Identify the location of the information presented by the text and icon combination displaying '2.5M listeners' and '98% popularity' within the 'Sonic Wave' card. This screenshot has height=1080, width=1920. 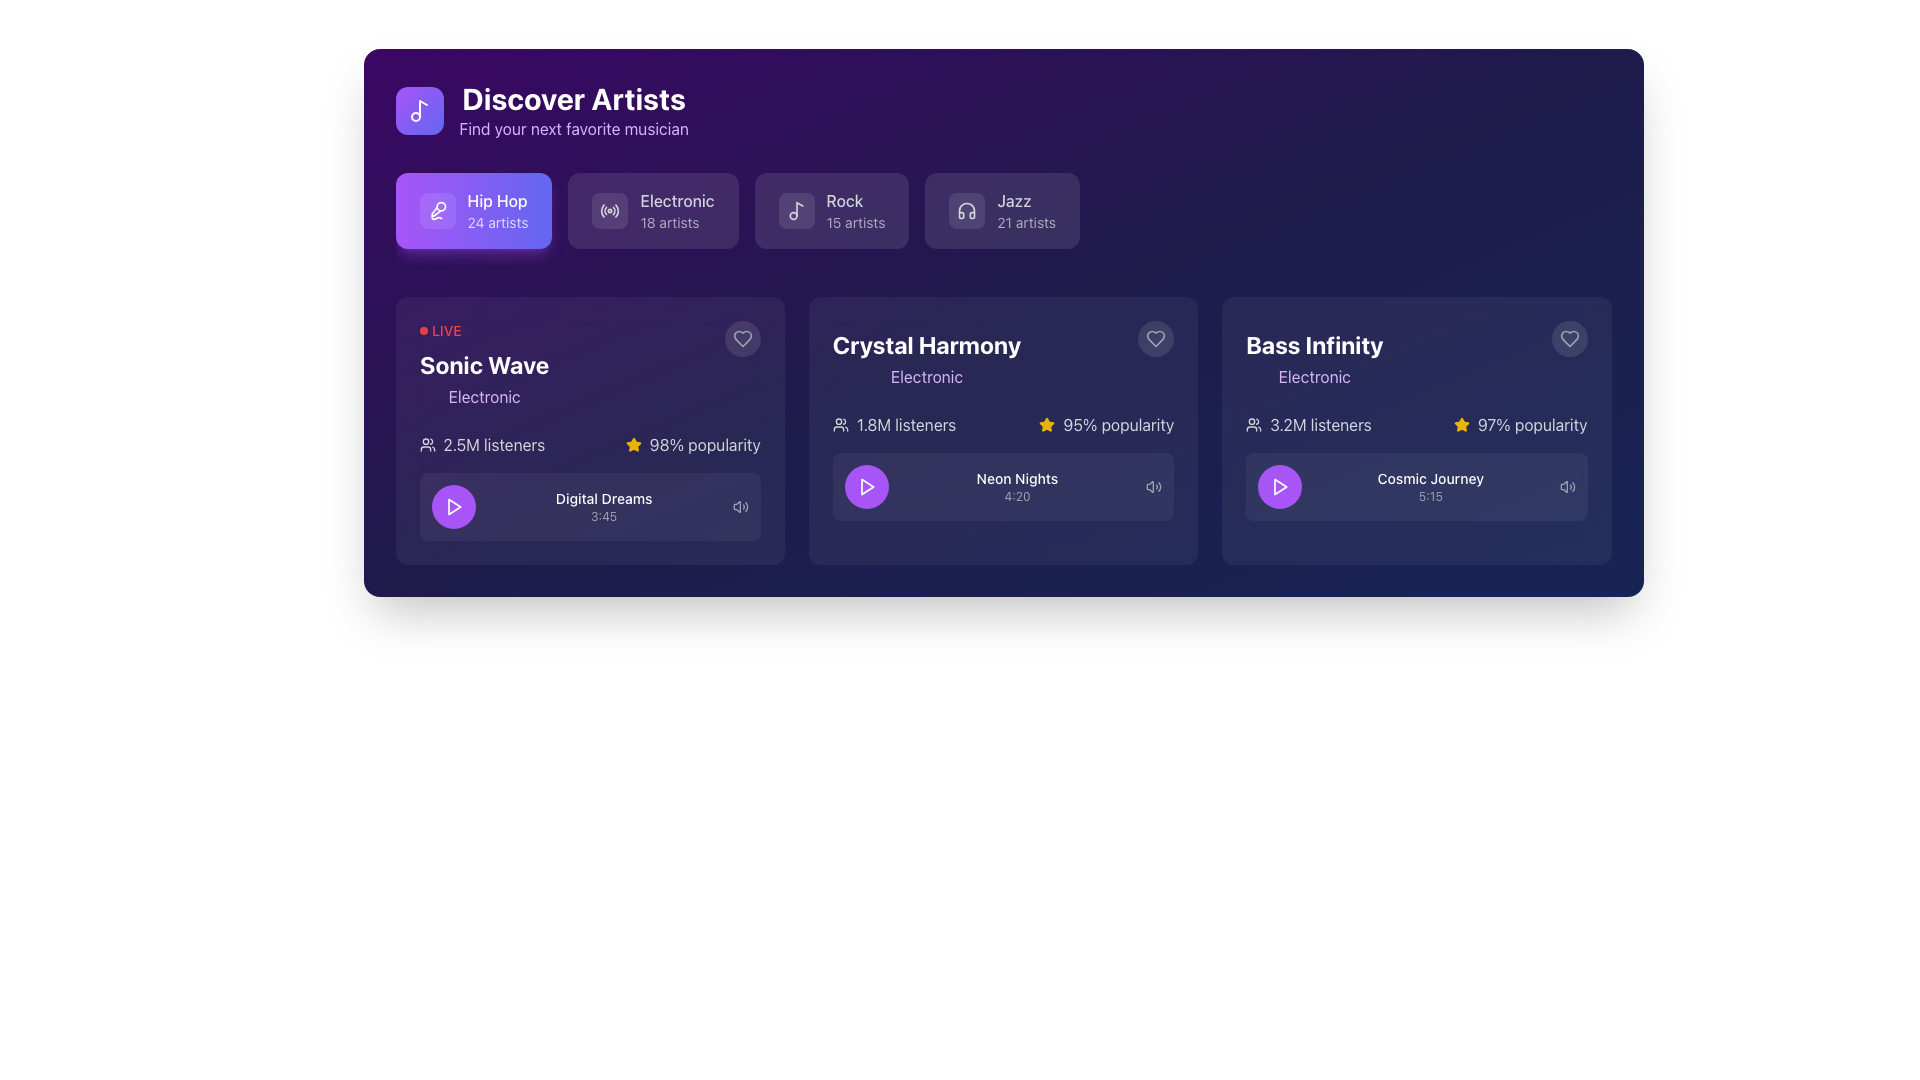
(589, 443).